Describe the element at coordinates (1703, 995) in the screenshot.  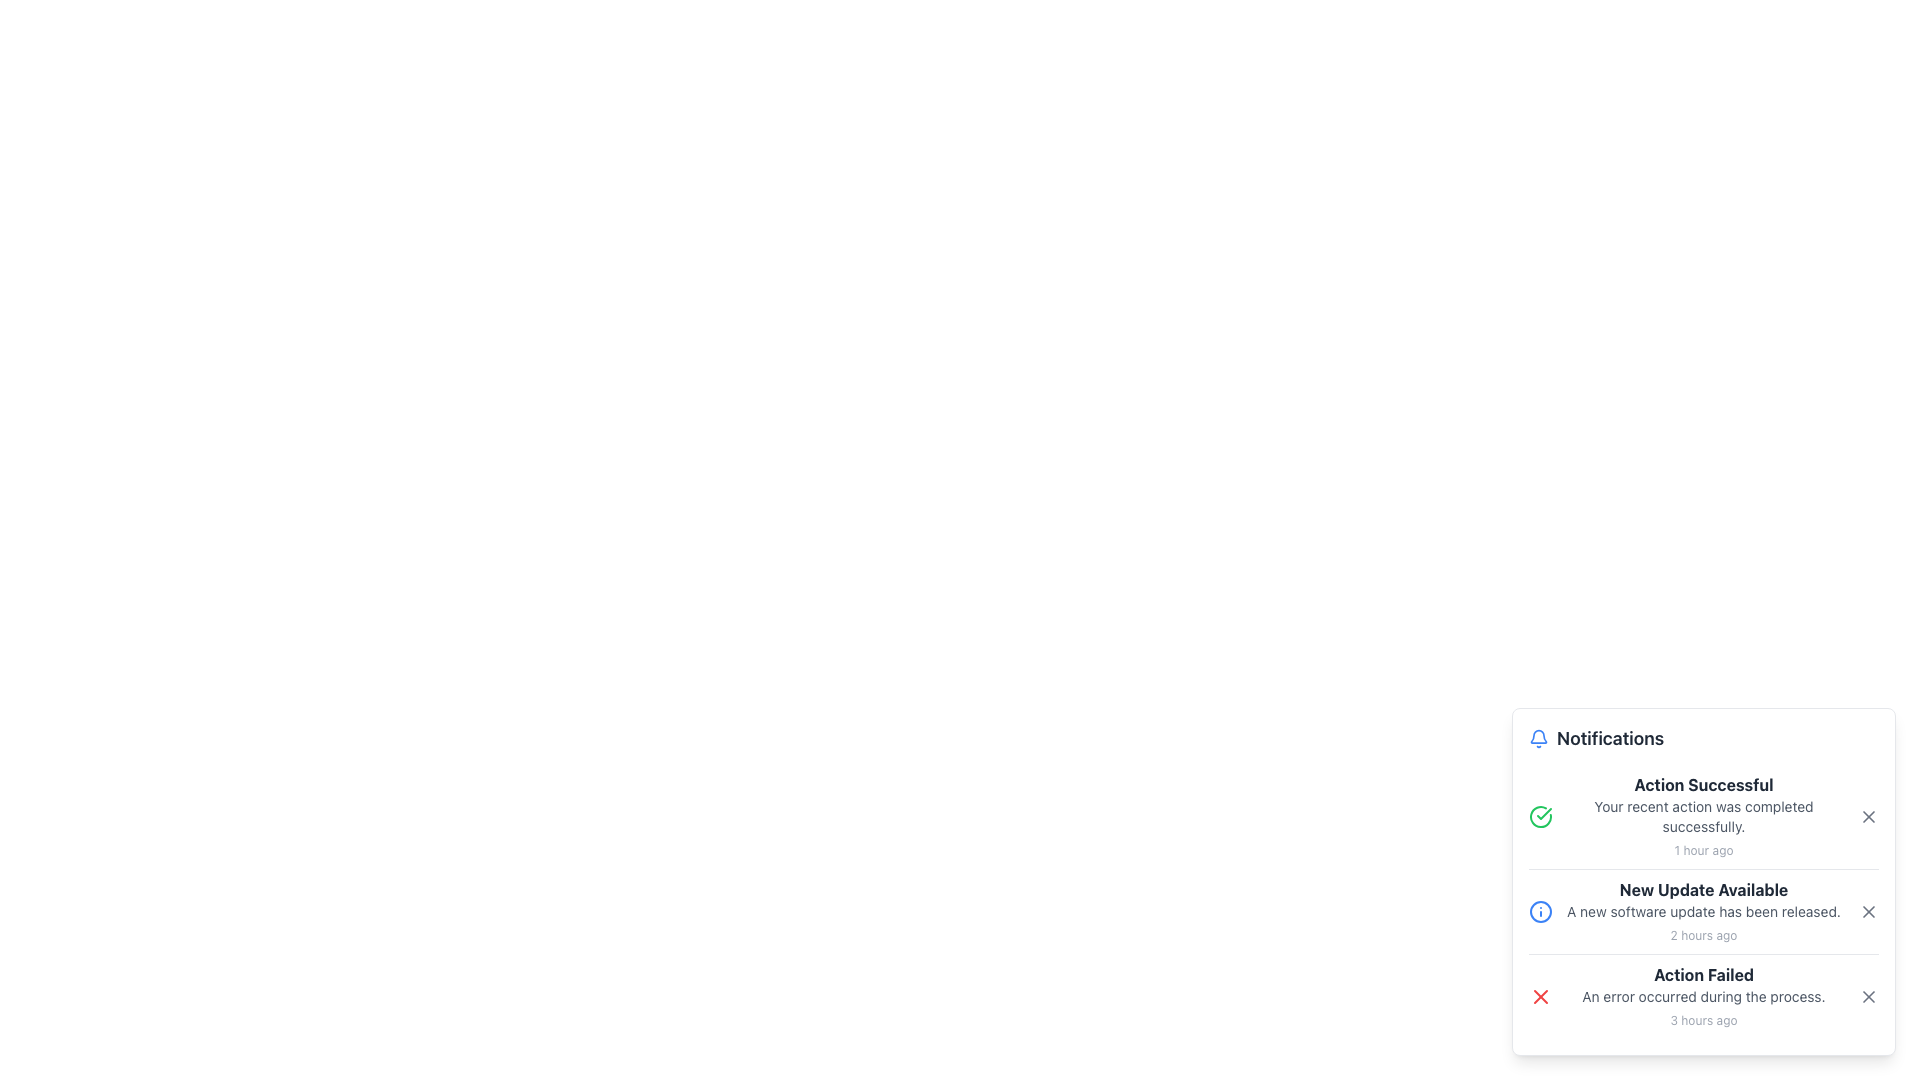
I see `the dismiss icon of the third notification card titled 'Action Failed', which is located at the bottom of the notification panel` at that location.